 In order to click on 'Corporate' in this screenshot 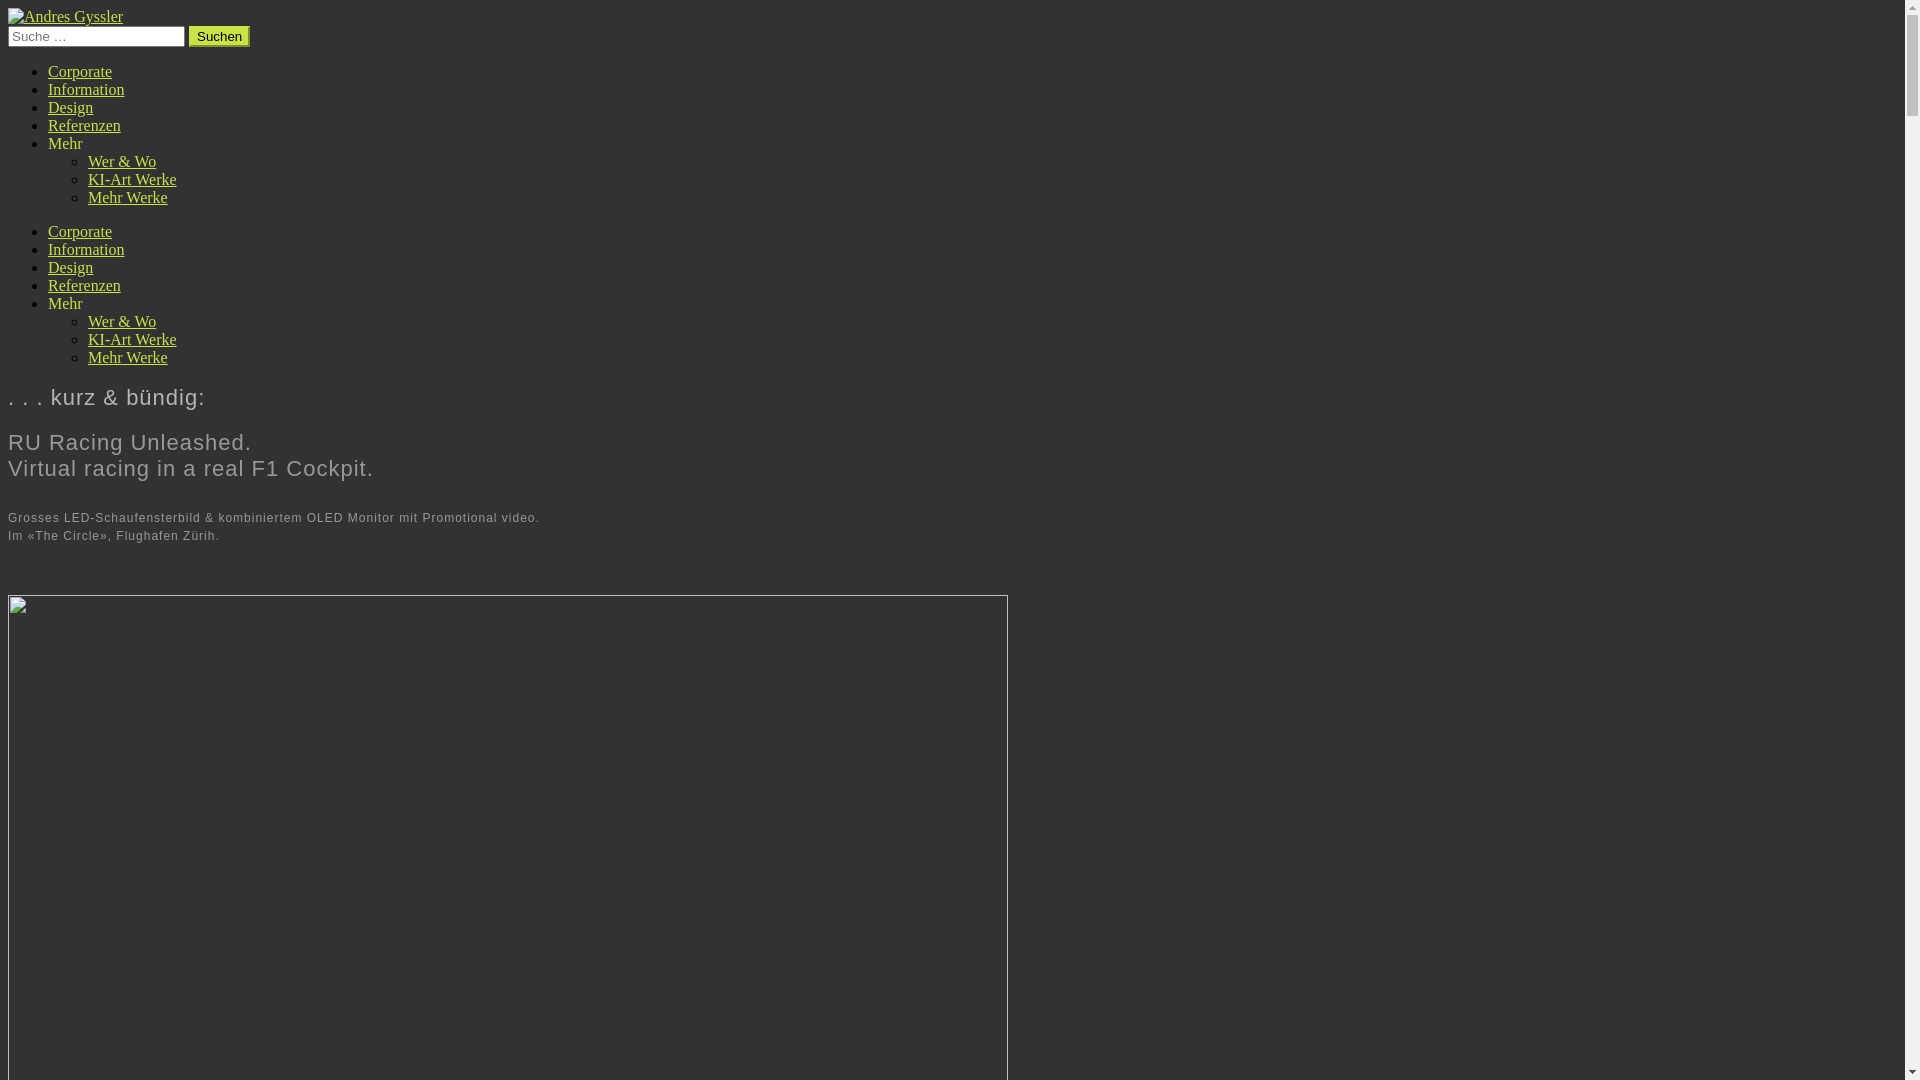, I will do `click(80, 70)`.